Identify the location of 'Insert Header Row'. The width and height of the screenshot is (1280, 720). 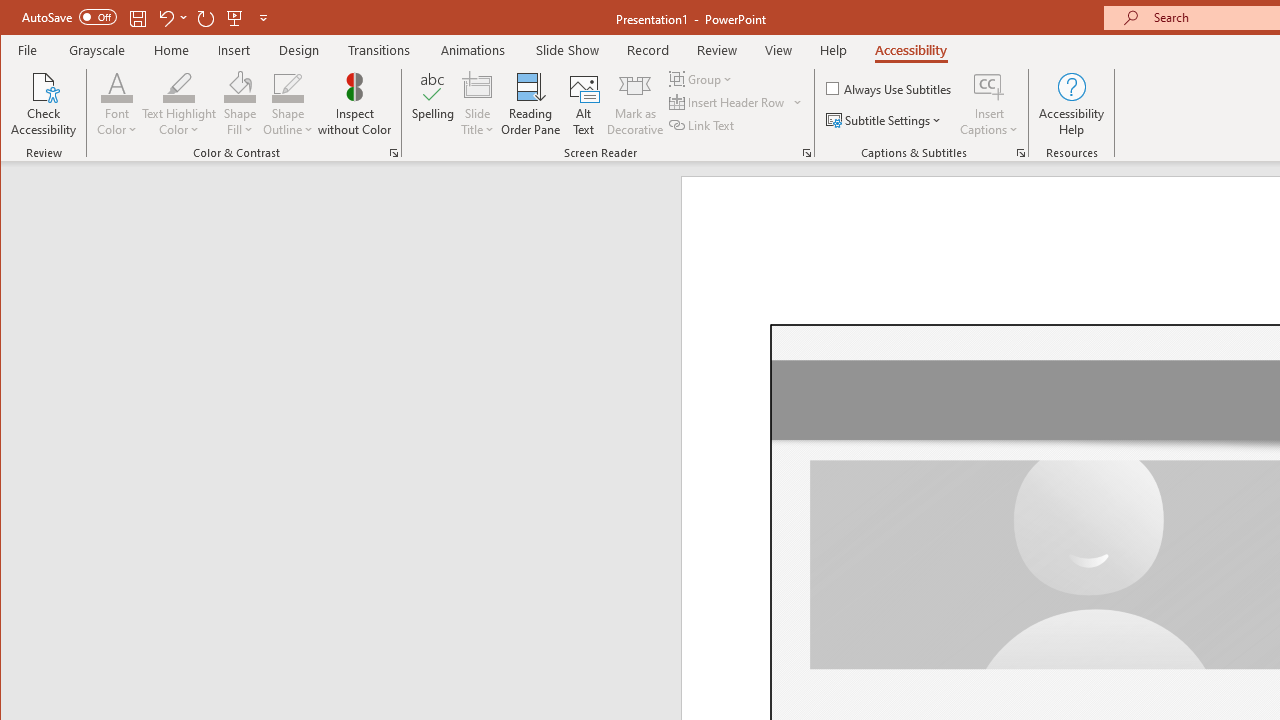
(727, 102).